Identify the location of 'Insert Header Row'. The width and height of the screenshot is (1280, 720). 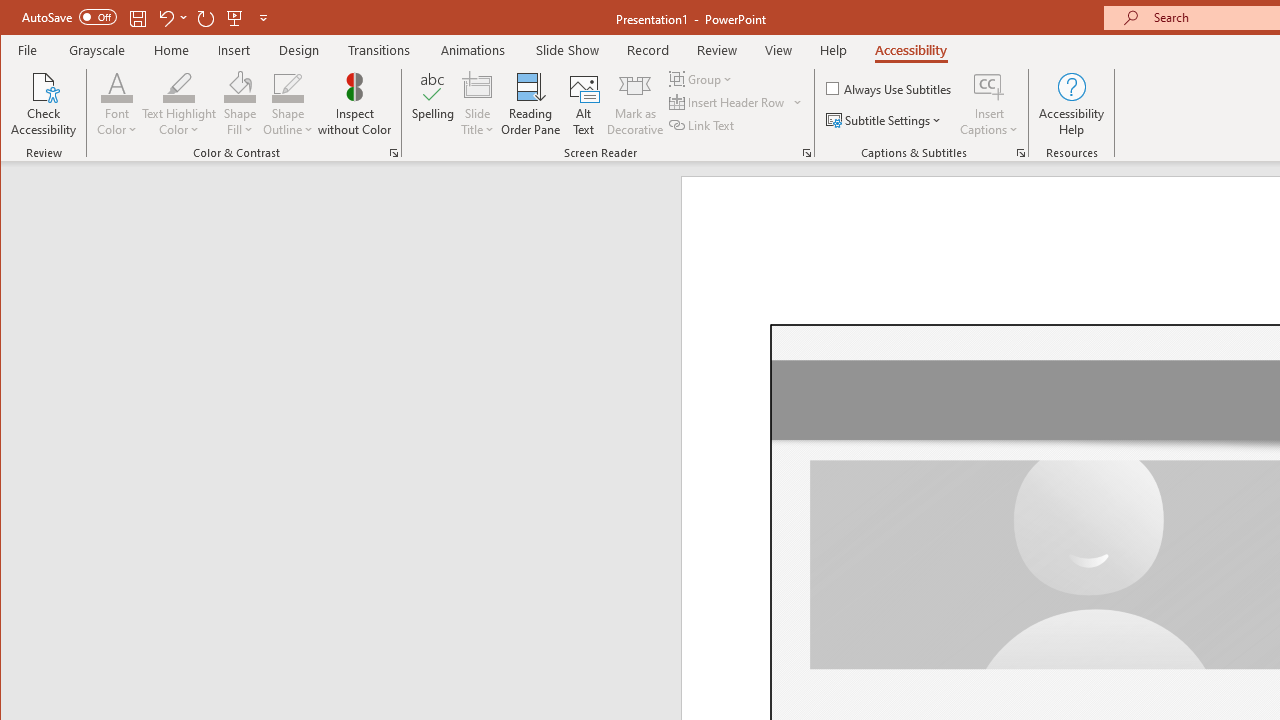
(727, 102).